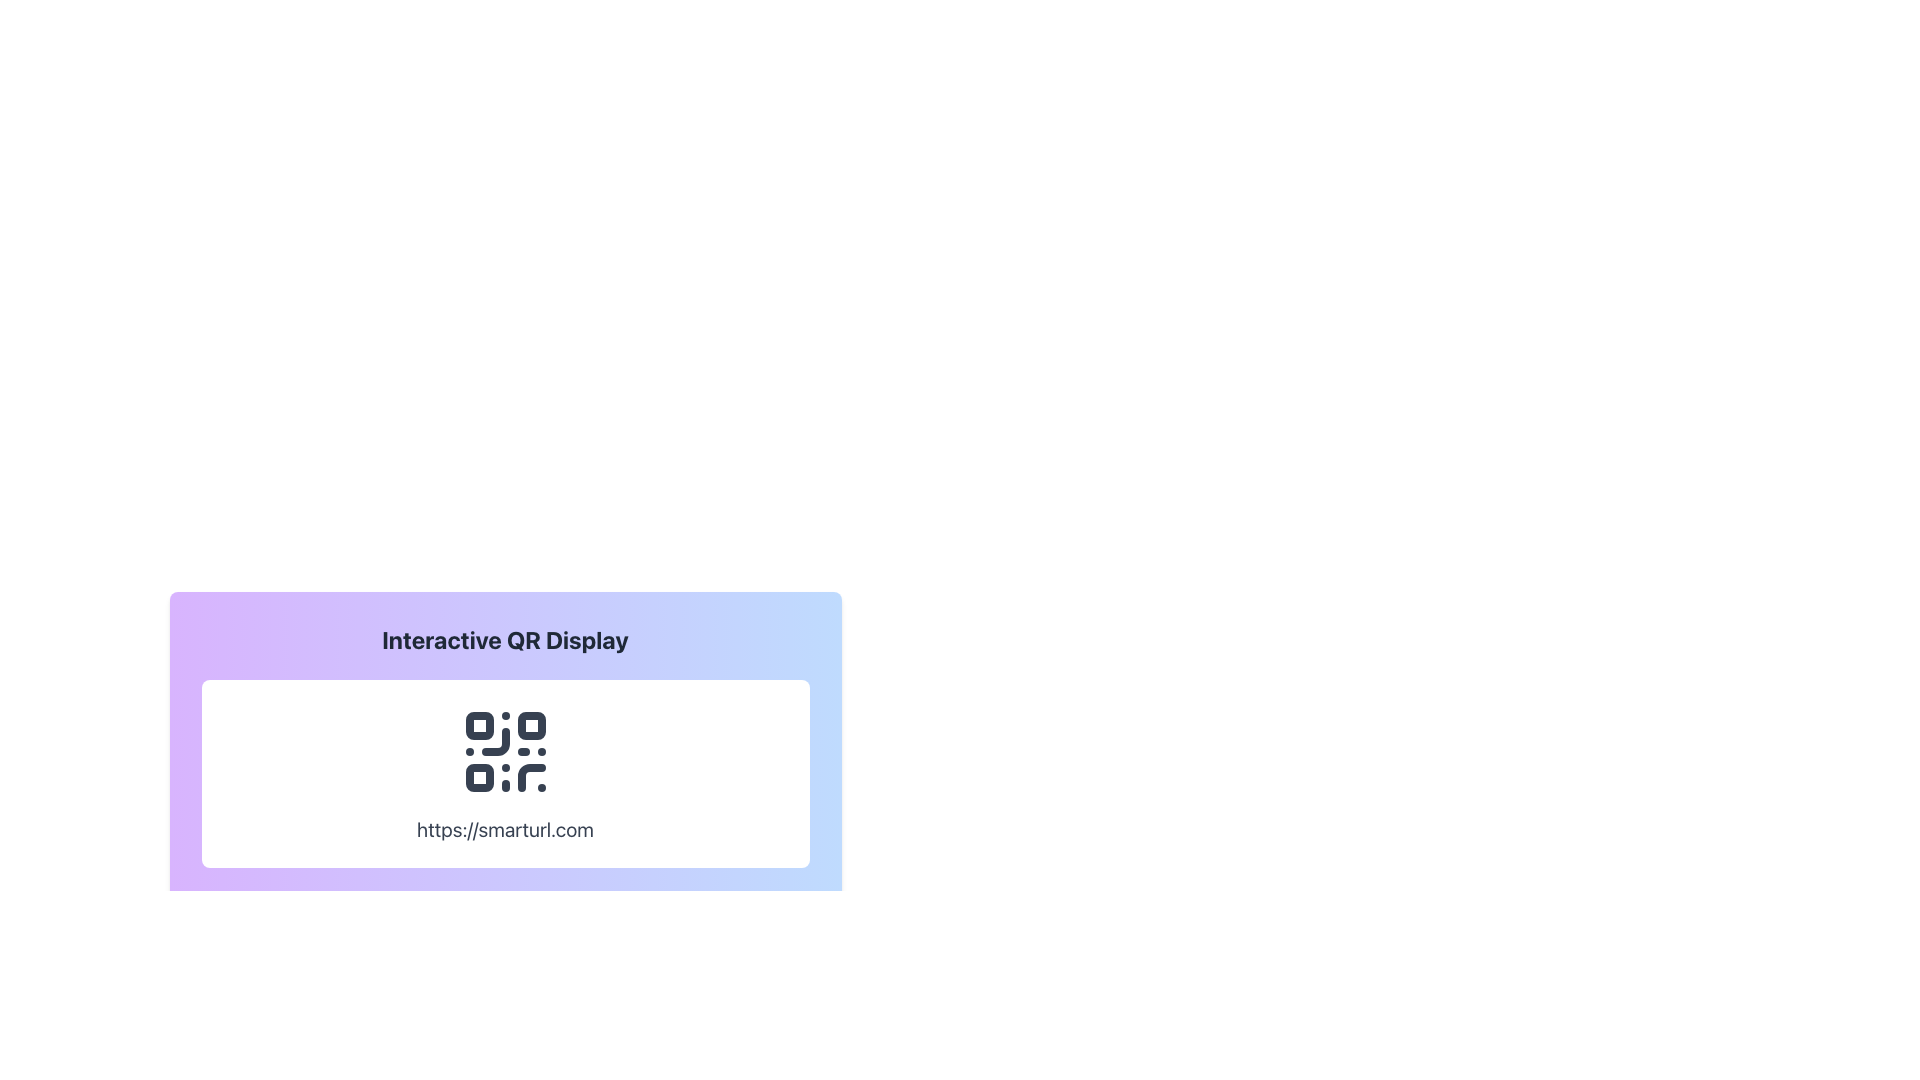  Describe the element at coordinates (531, 725) in the screenshot. I see `the second square element in the upper right corner of the QR code, which is part of its symbolic structure and aids in scanning` at that location.